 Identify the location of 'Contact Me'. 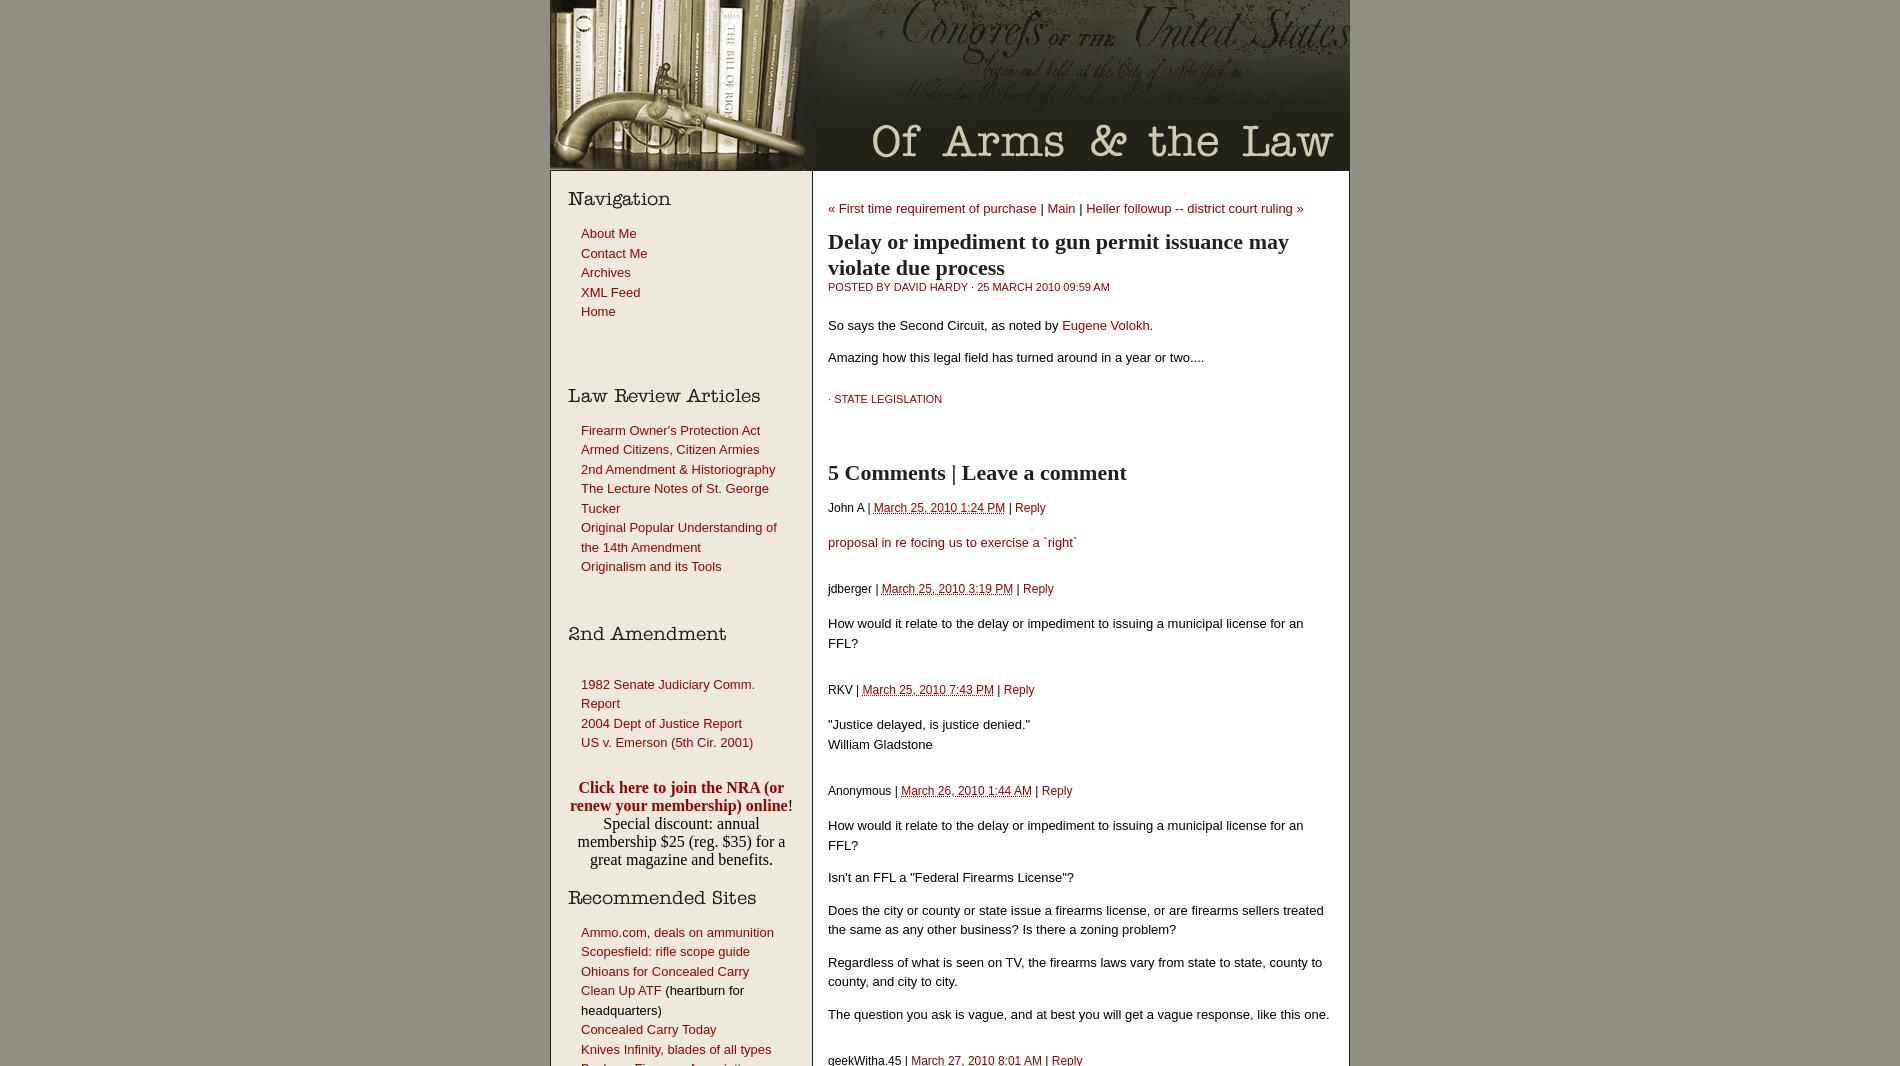
(614, 251).